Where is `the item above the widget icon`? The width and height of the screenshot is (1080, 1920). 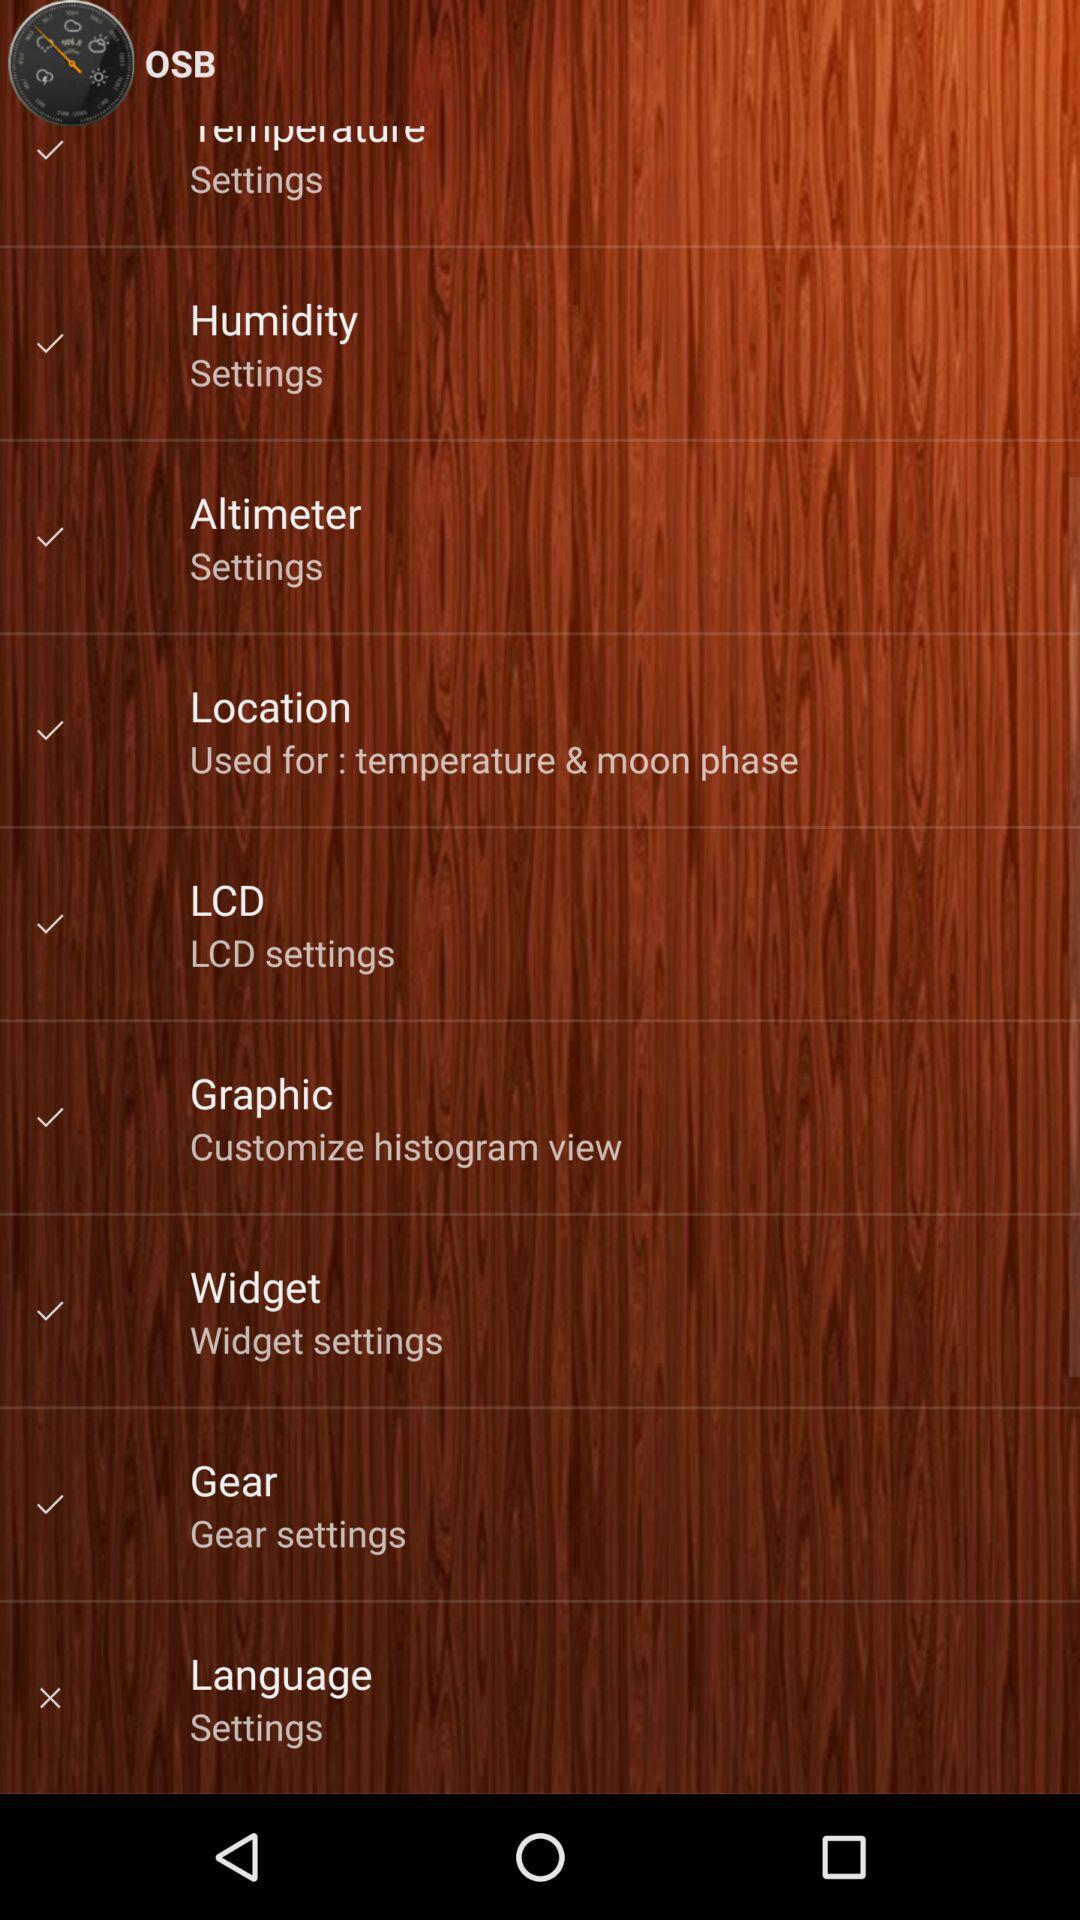 the item above the widget icon is located at coordinates (405, 1146).